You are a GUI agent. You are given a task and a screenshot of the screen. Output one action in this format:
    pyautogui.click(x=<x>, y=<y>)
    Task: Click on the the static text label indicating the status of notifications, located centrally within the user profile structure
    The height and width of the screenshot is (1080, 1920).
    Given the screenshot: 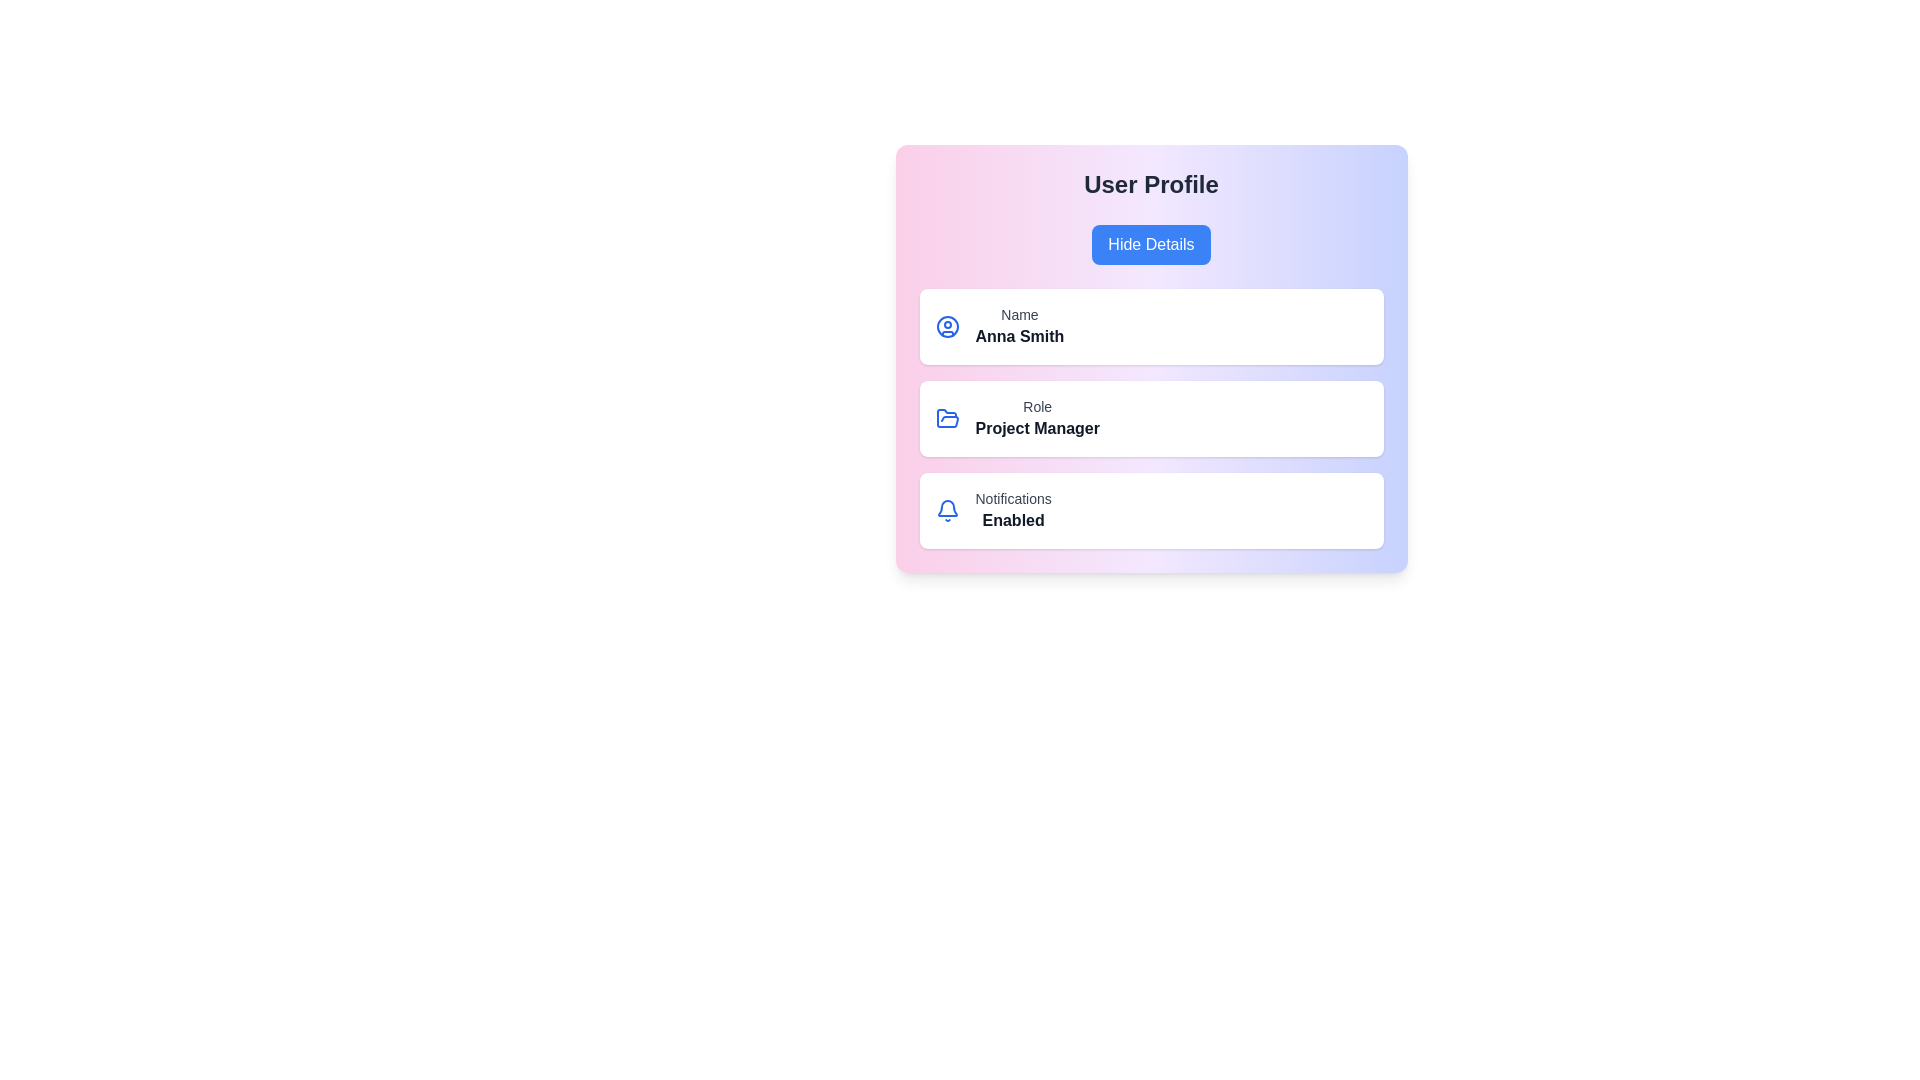 What is the action you would take?
    pyautogui.click(x=1013, y=497)
    